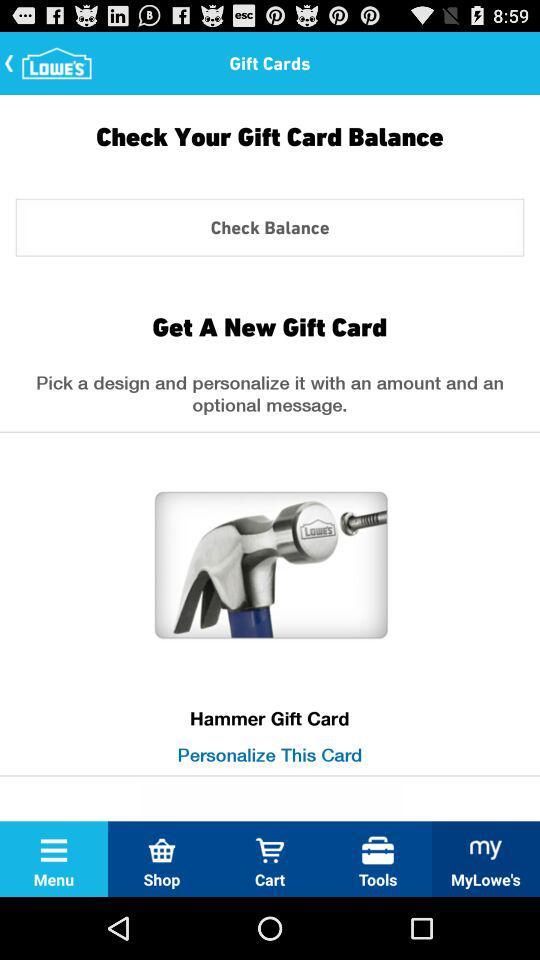 The height and width of the screenshot is (960, 540). Describe the element at coordinates (485, 849) in the screenshot. I see `the icon mylowes` at that location.